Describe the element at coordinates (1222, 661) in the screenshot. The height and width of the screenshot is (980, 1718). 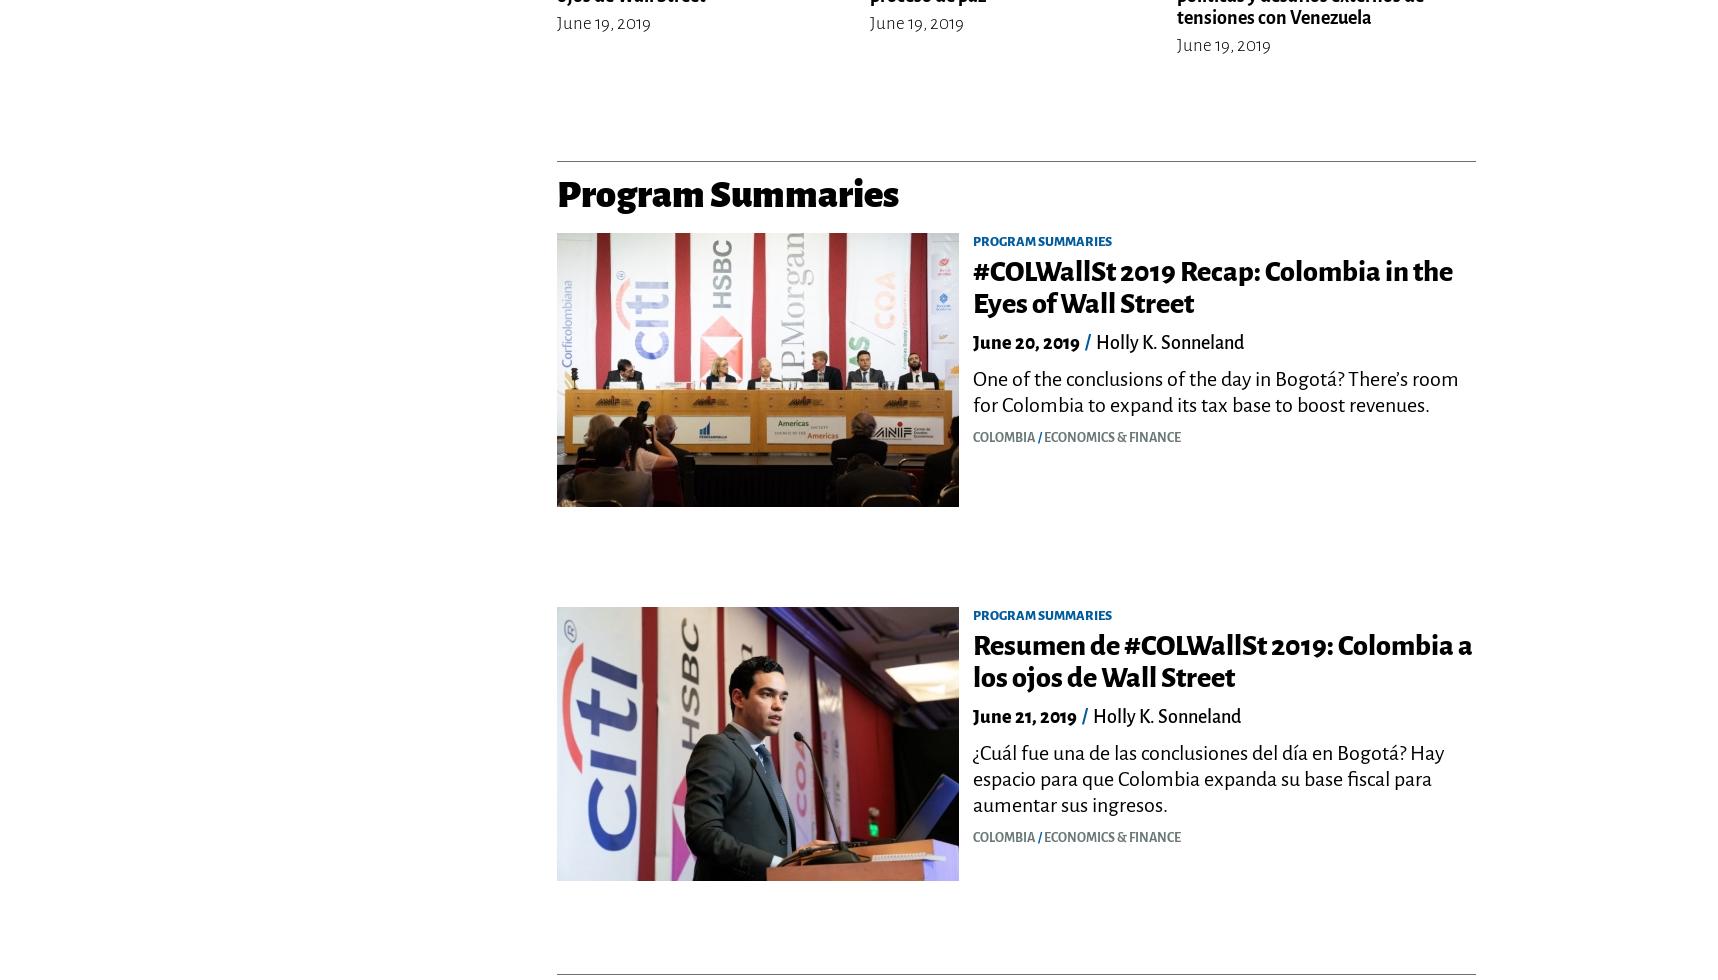
I see `'Resumen de #COLWallSt 2019: Colombia a los ojos de Wall Street'` at that location.